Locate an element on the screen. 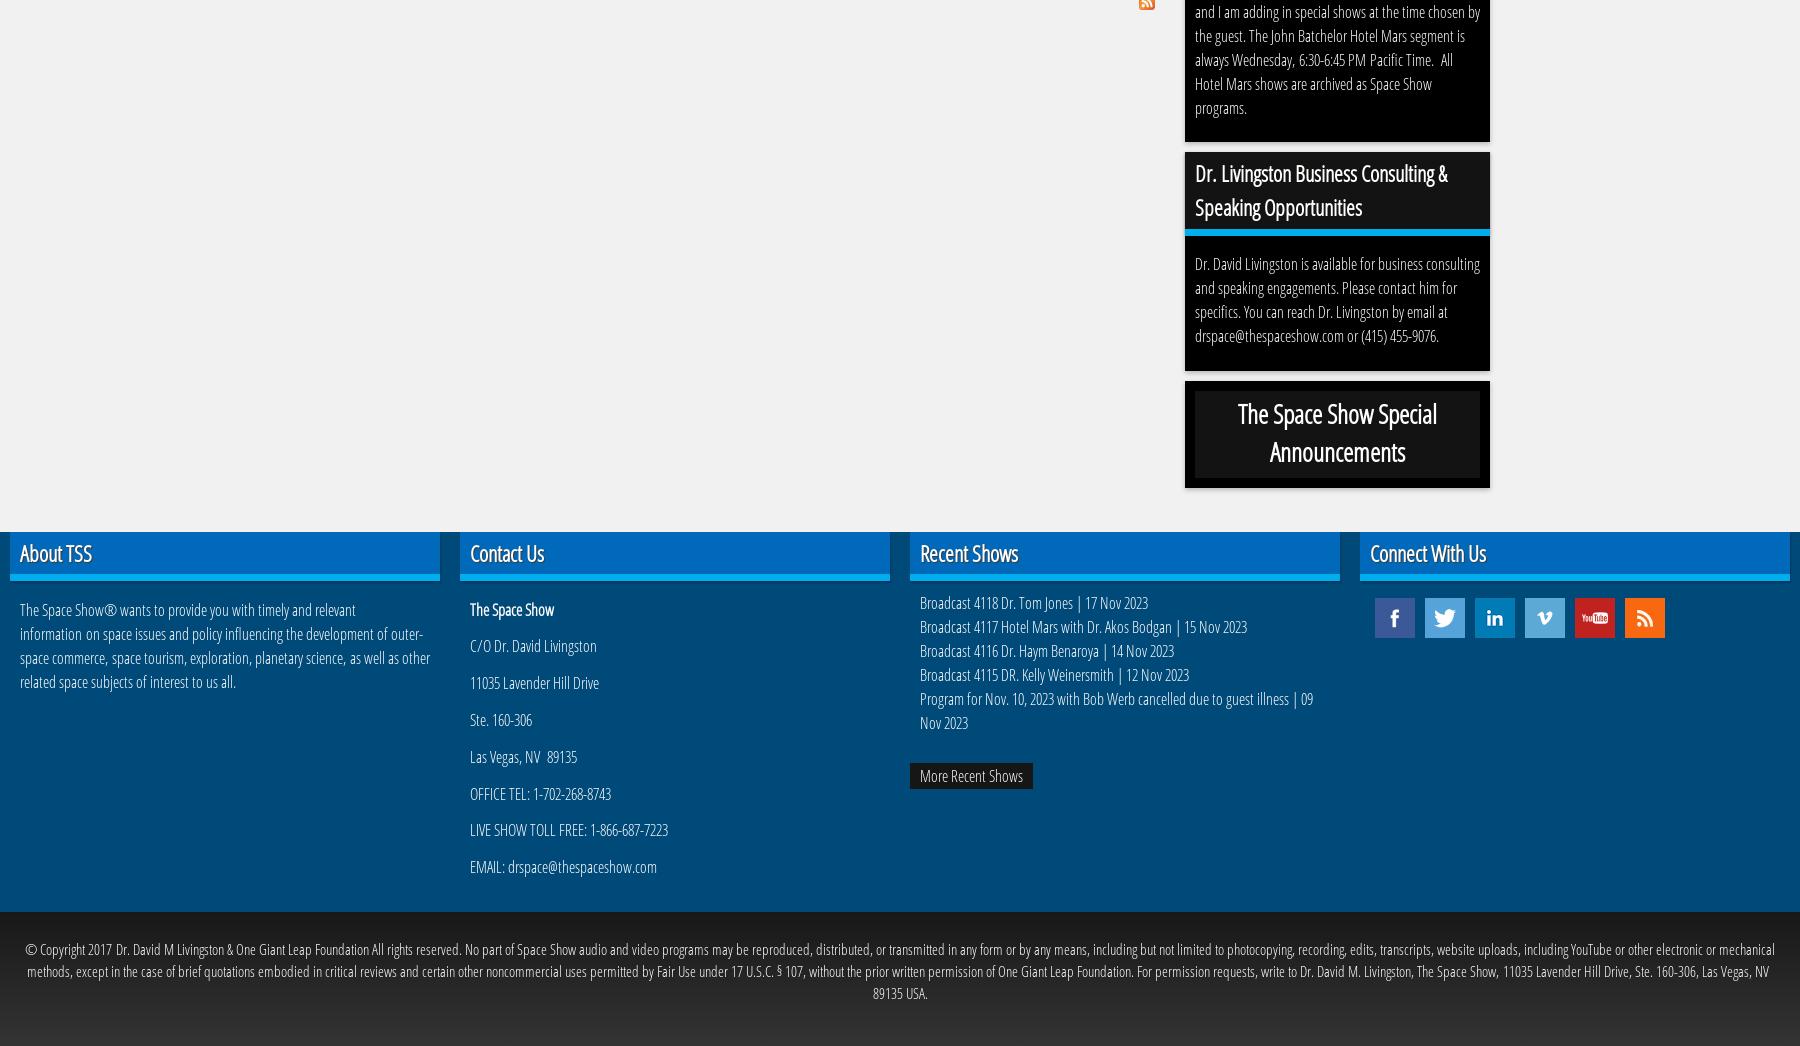 Image resolution: width=1800 pixels, height=1046 pixels. 'Contact Us' is located at coordinates (506, 551).